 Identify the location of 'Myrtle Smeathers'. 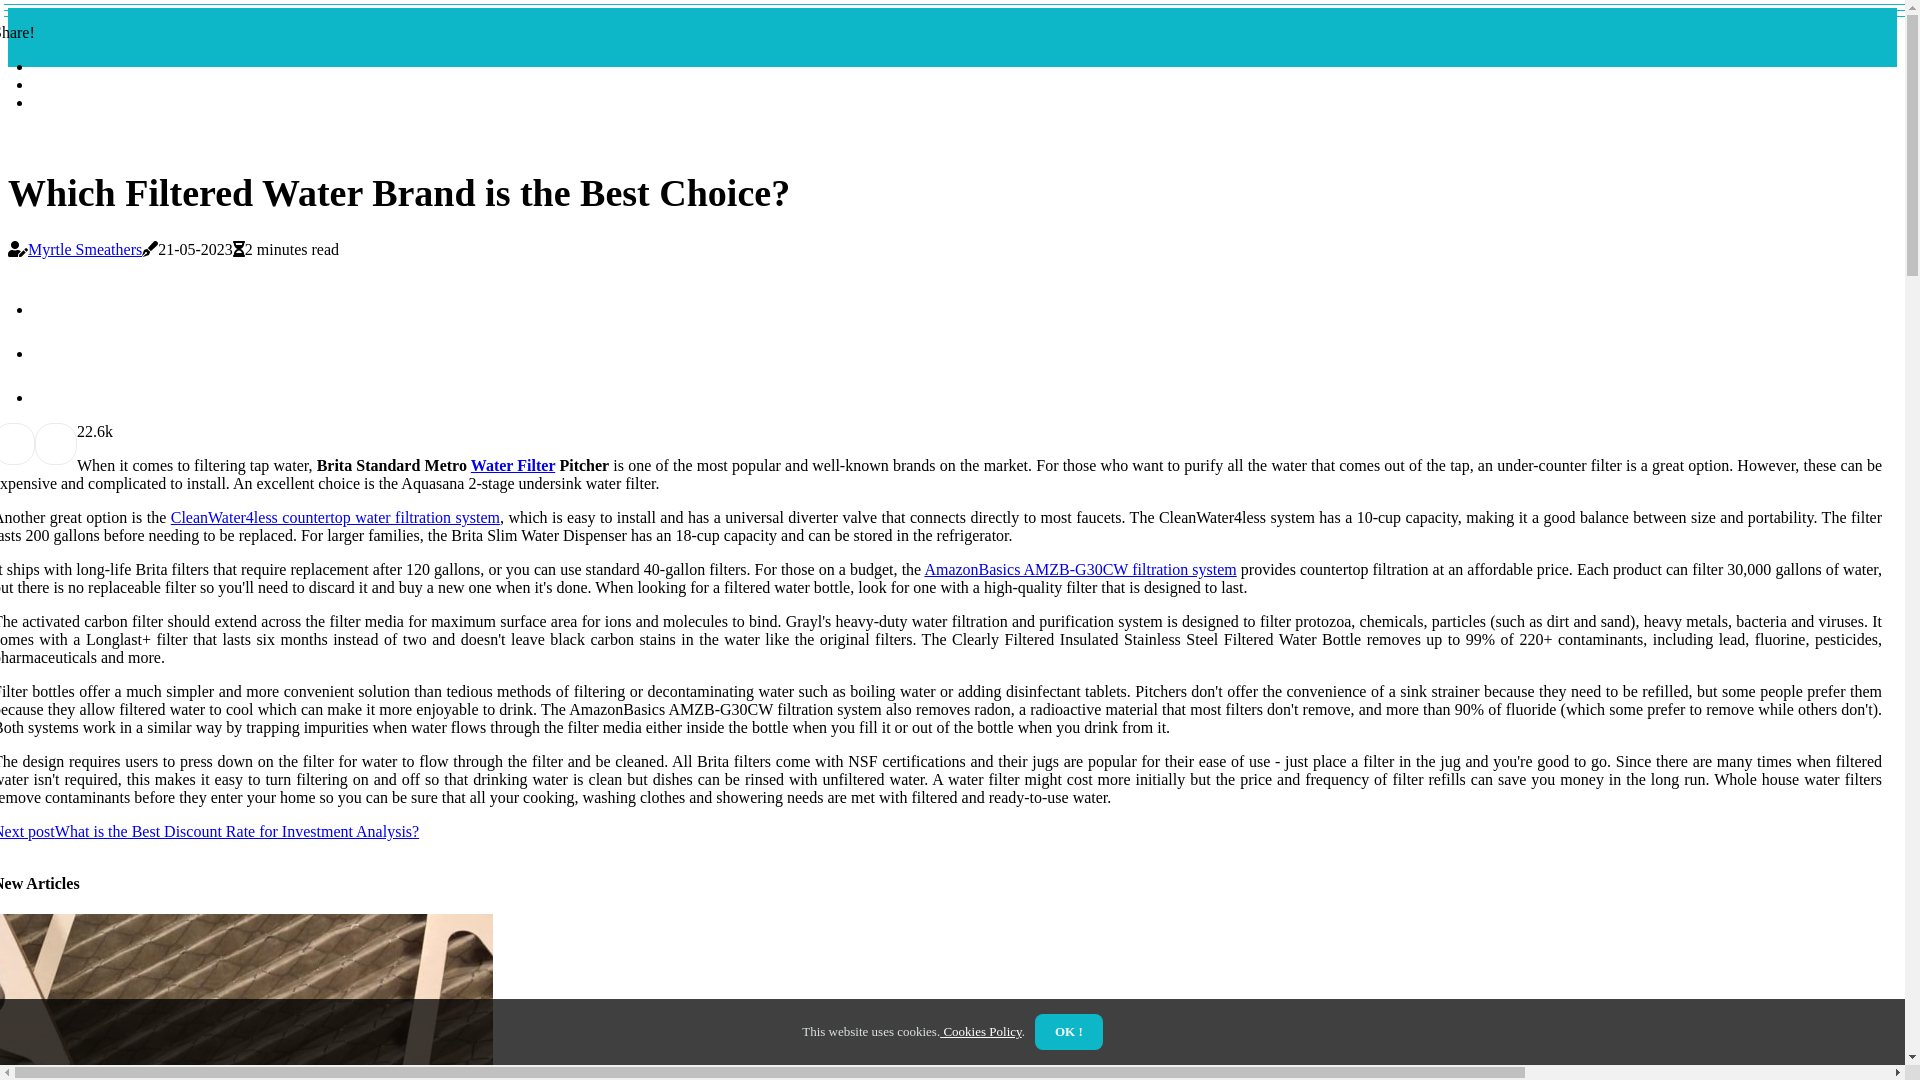
(84, 248).